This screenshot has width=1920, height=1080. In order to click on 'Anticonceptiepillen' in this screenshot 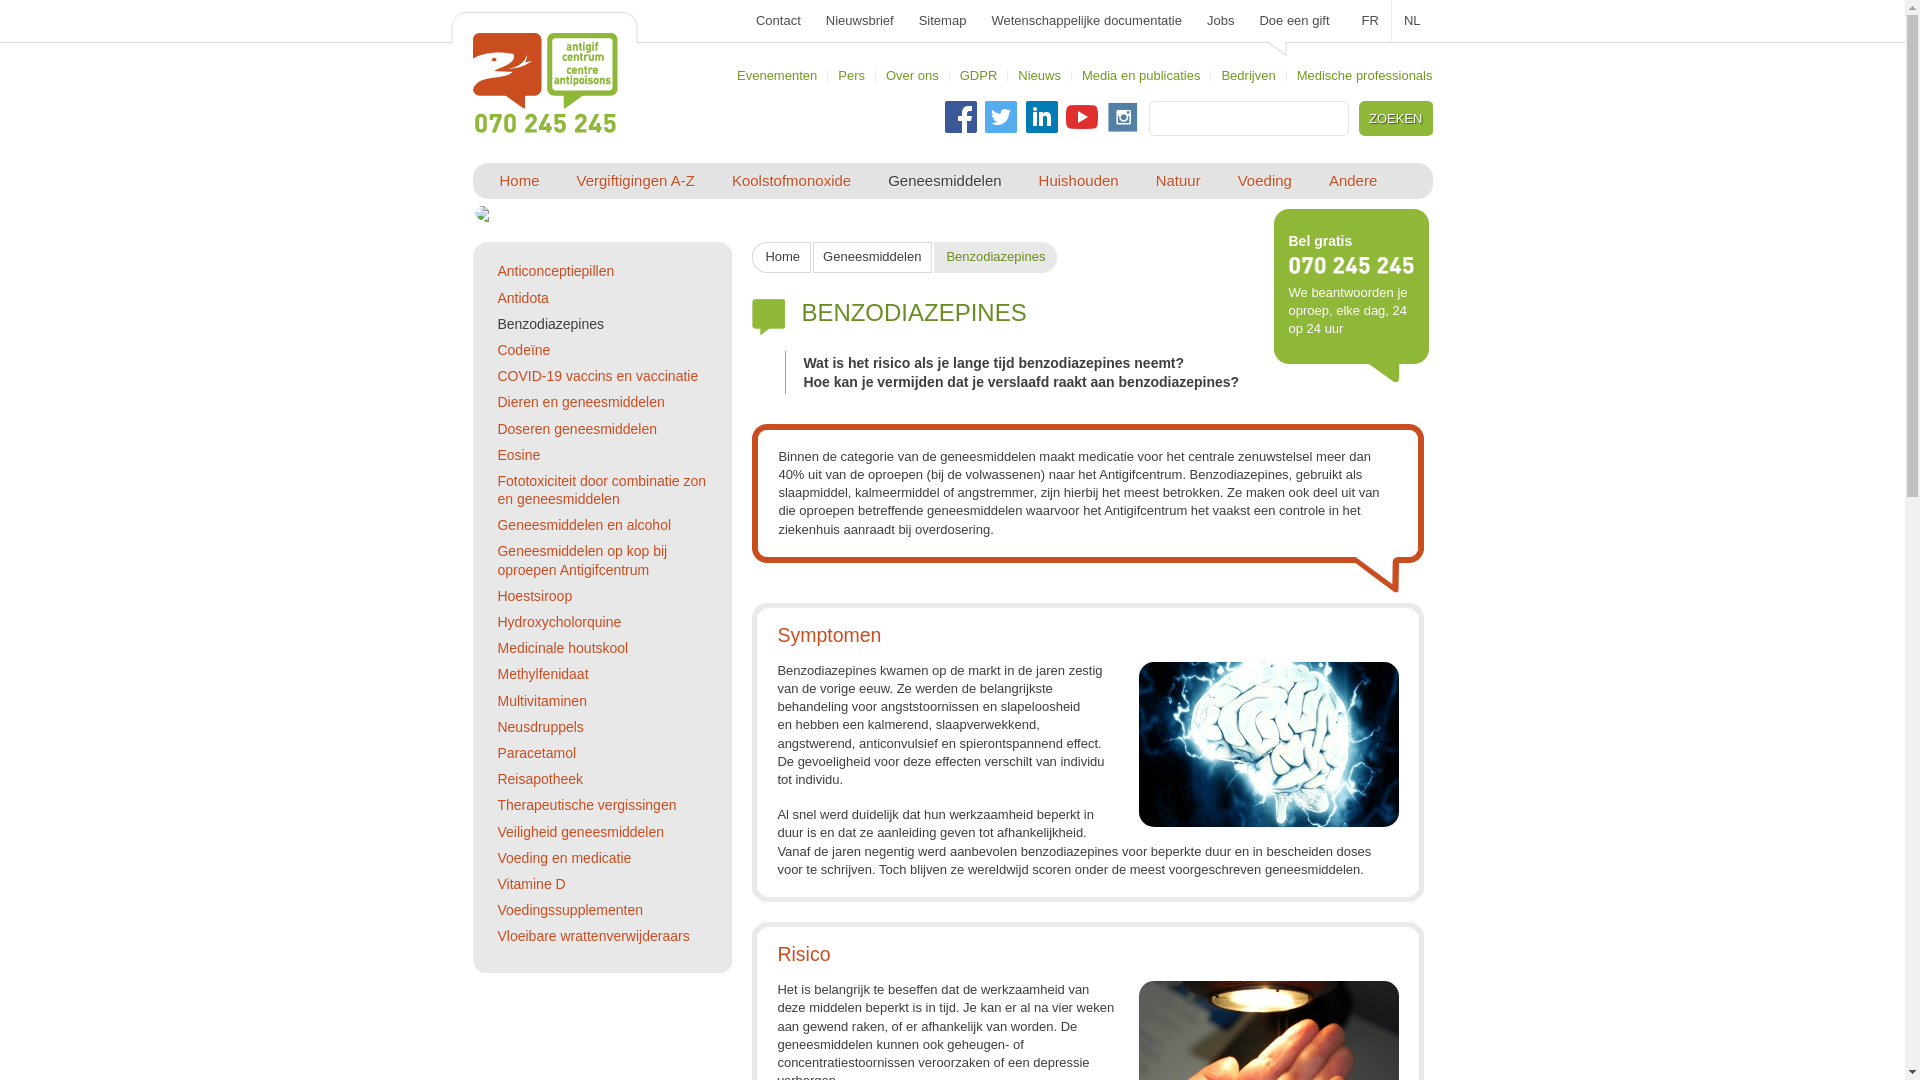, I will do `click(555, 270)`.